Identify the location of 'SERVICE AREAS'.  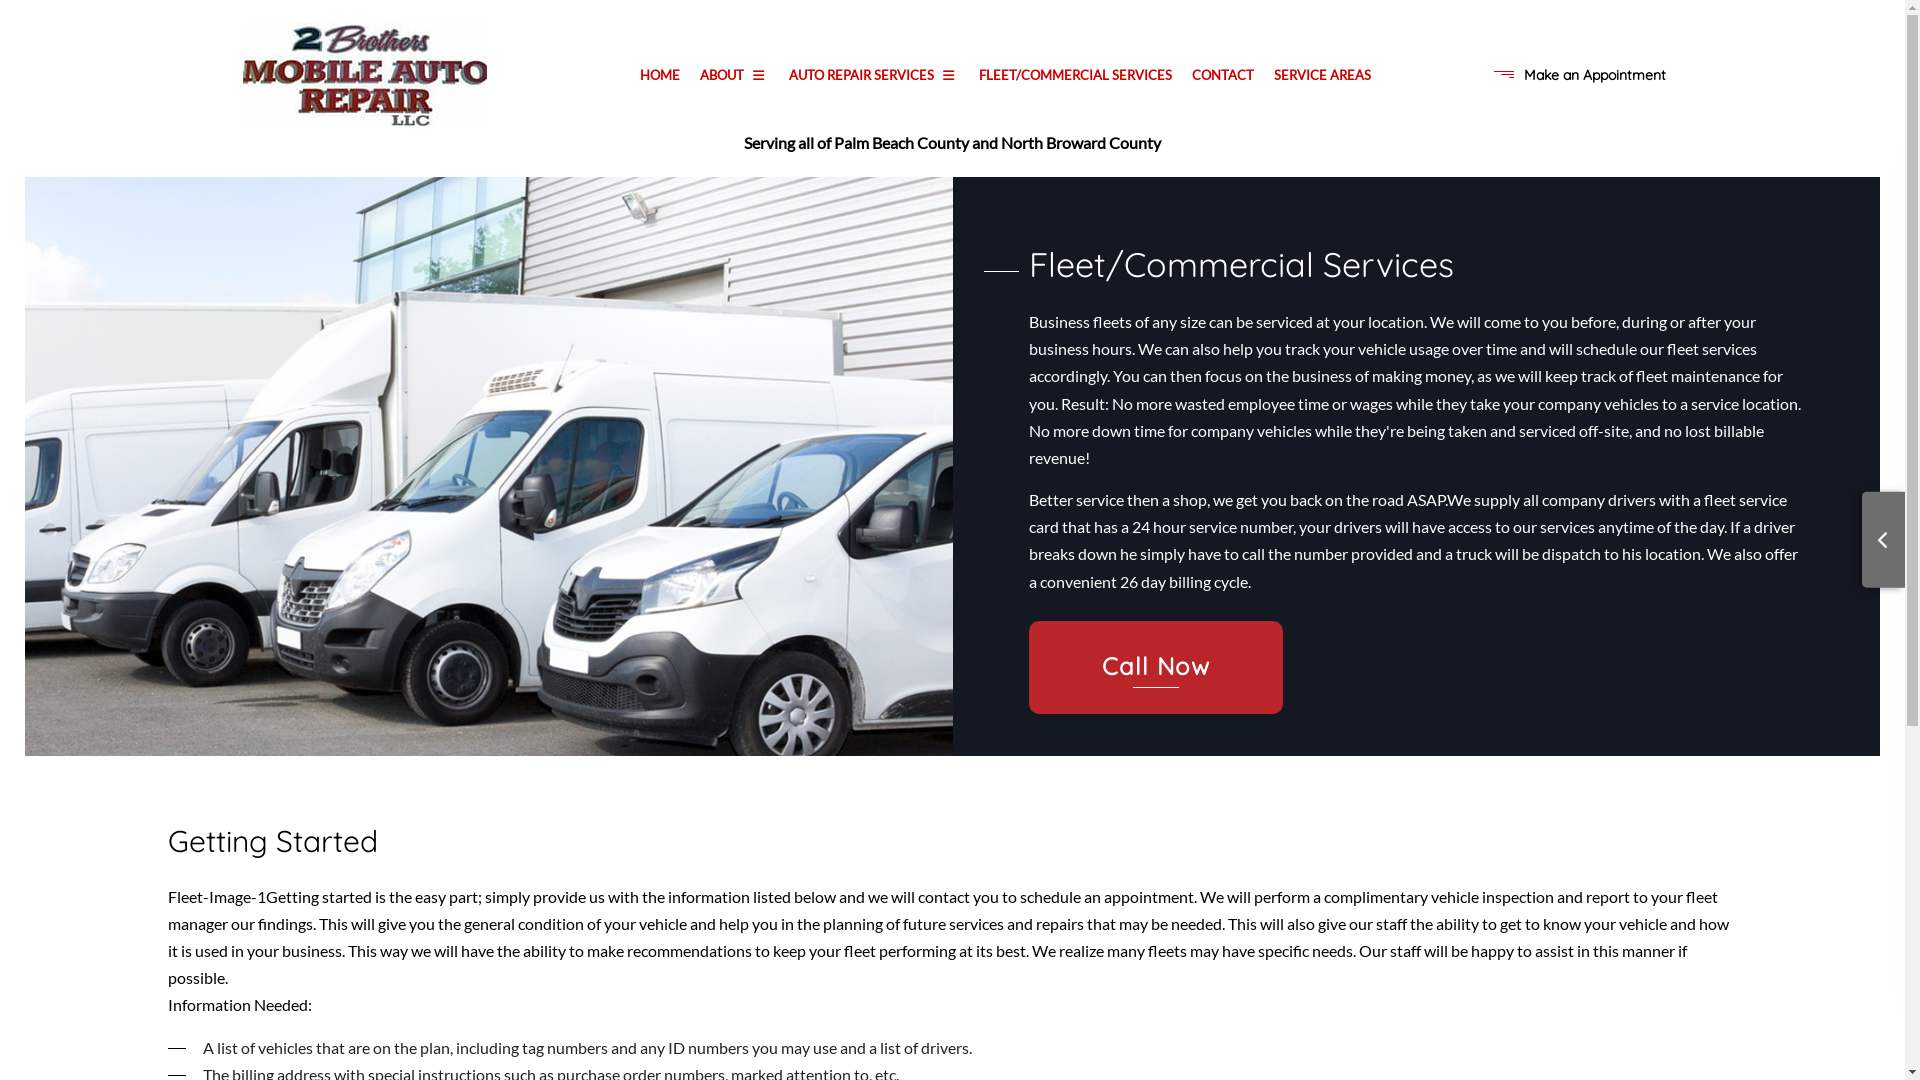
(1322, 74).